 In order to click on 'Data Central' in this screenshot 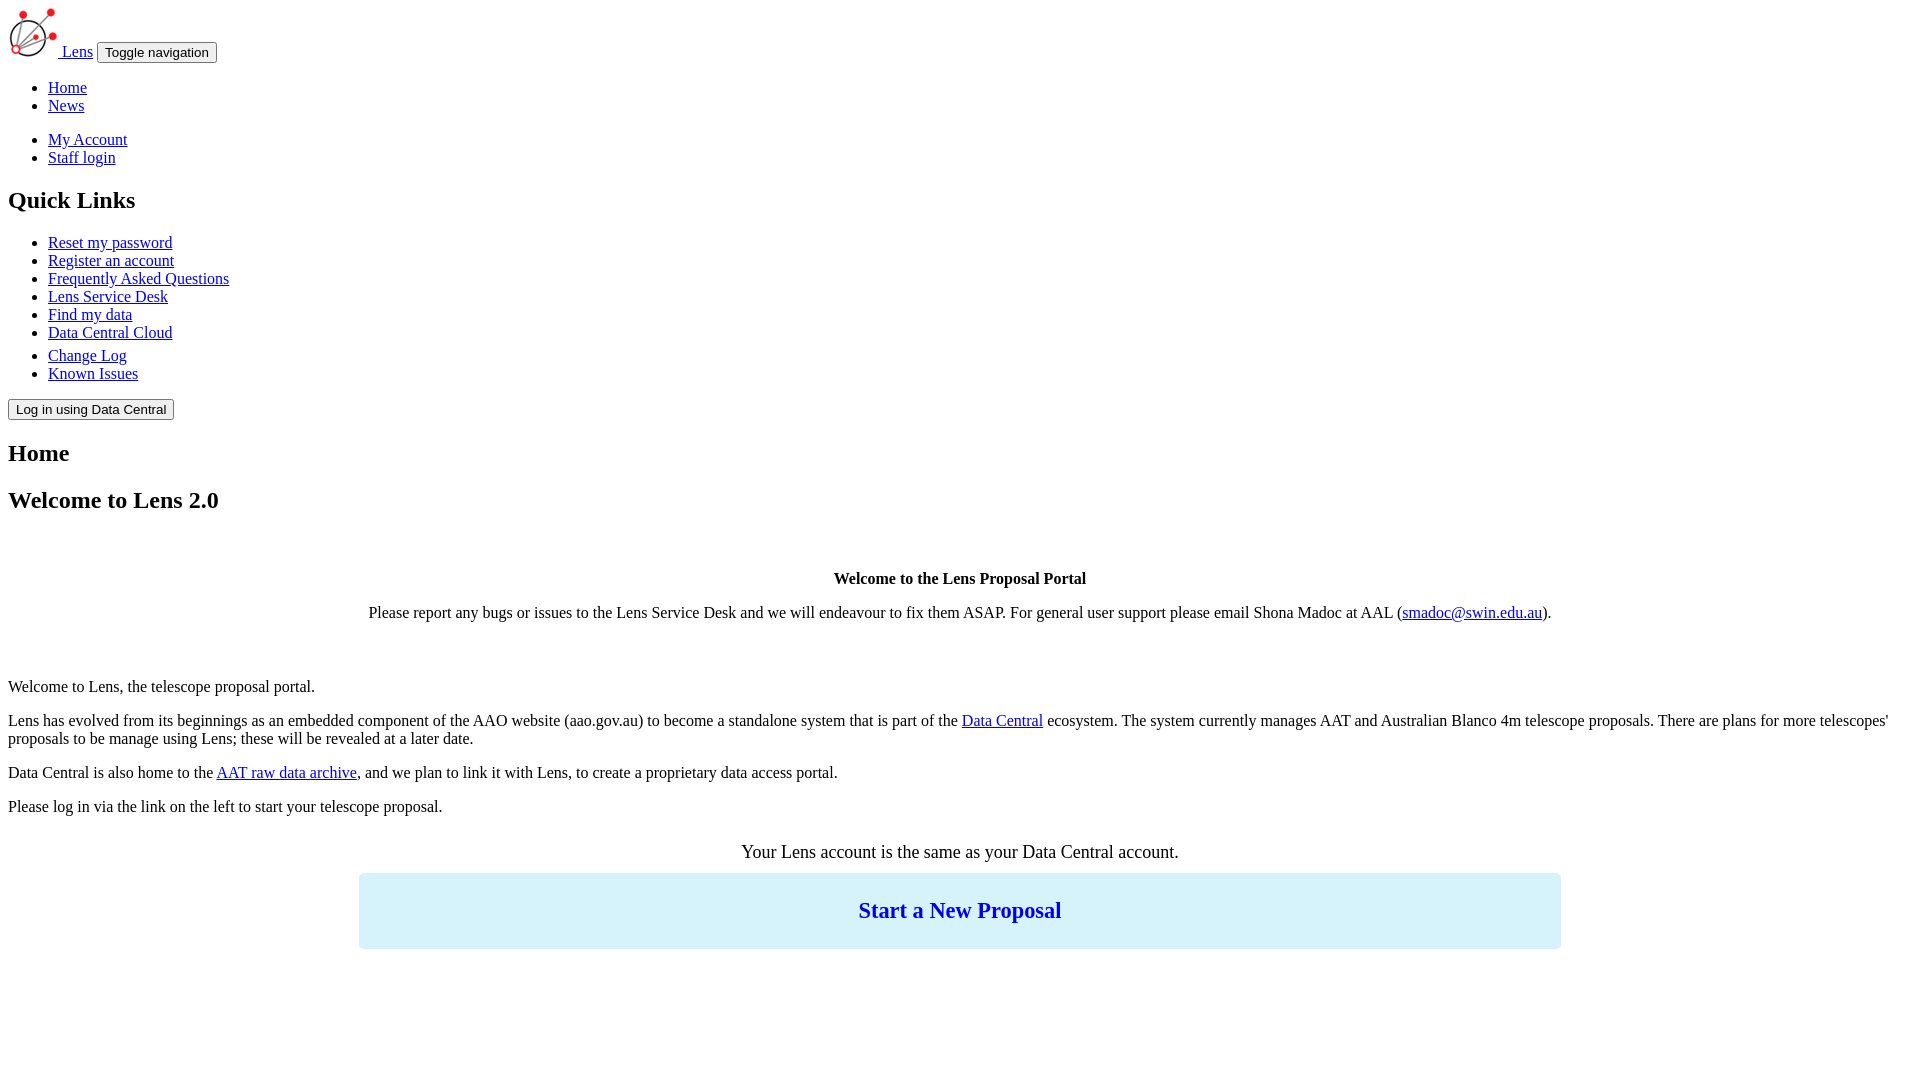, I will do `click(1002, 720)`.